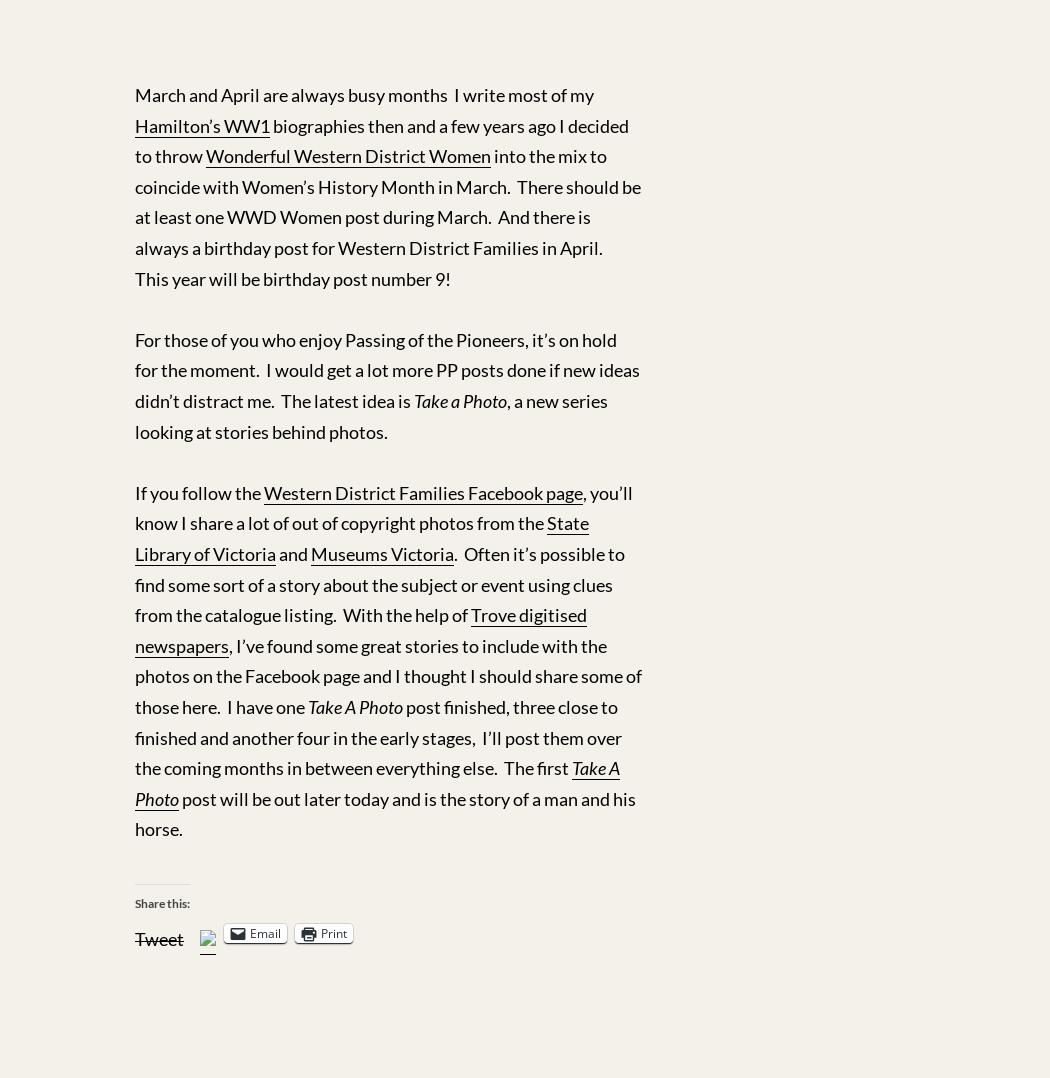 The width and height of the screenshot is (1050, 1078). I want to click on 'Wonderful Western District Women', so click(347, 154).